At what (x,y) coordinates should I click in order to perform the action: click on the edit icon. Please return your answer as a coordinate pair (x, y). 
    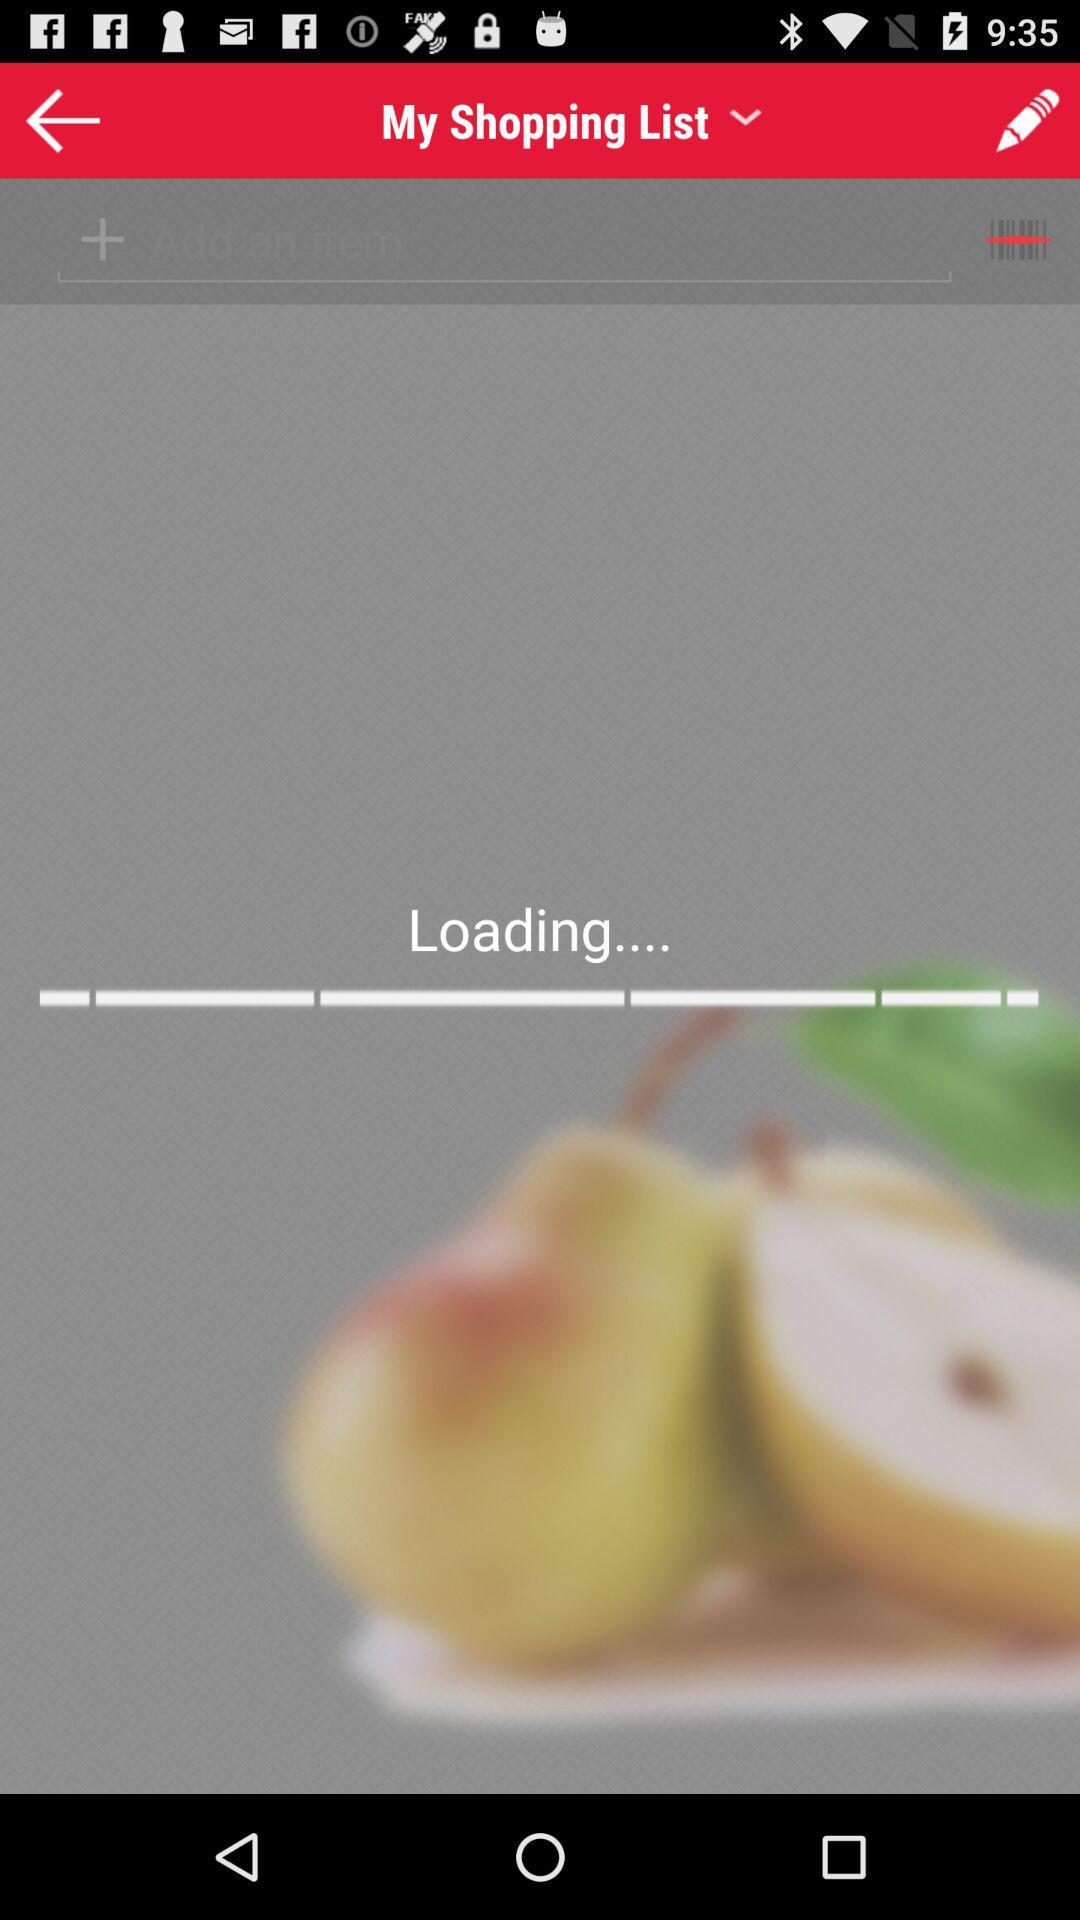
    Looking at the image, I should click on (1003, 125).